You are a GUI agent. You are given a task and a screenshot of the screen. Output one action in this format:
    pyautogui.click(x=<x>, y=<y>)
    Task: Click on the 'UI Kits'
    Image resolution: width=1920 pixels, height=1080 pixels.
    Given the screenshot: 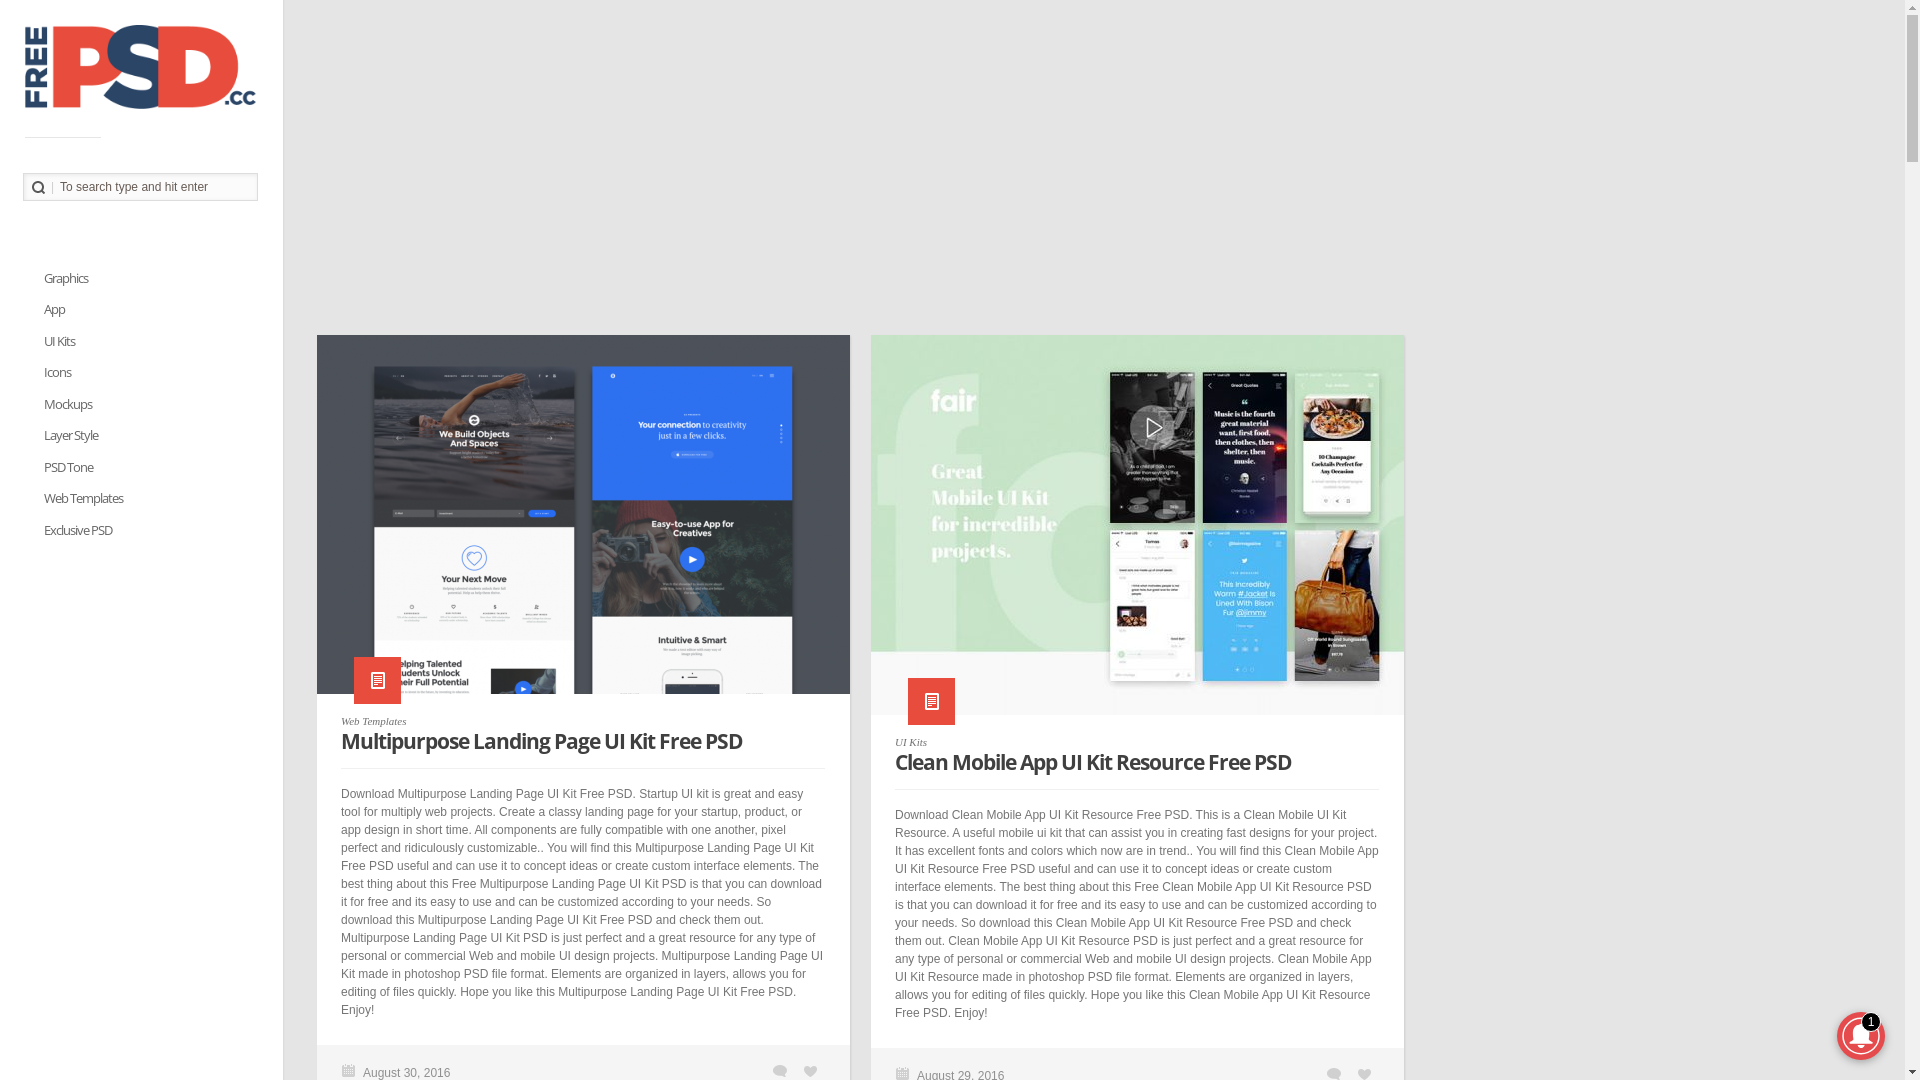 What is the action you would take?
    pyautogui.click(x=59, y=340)
    